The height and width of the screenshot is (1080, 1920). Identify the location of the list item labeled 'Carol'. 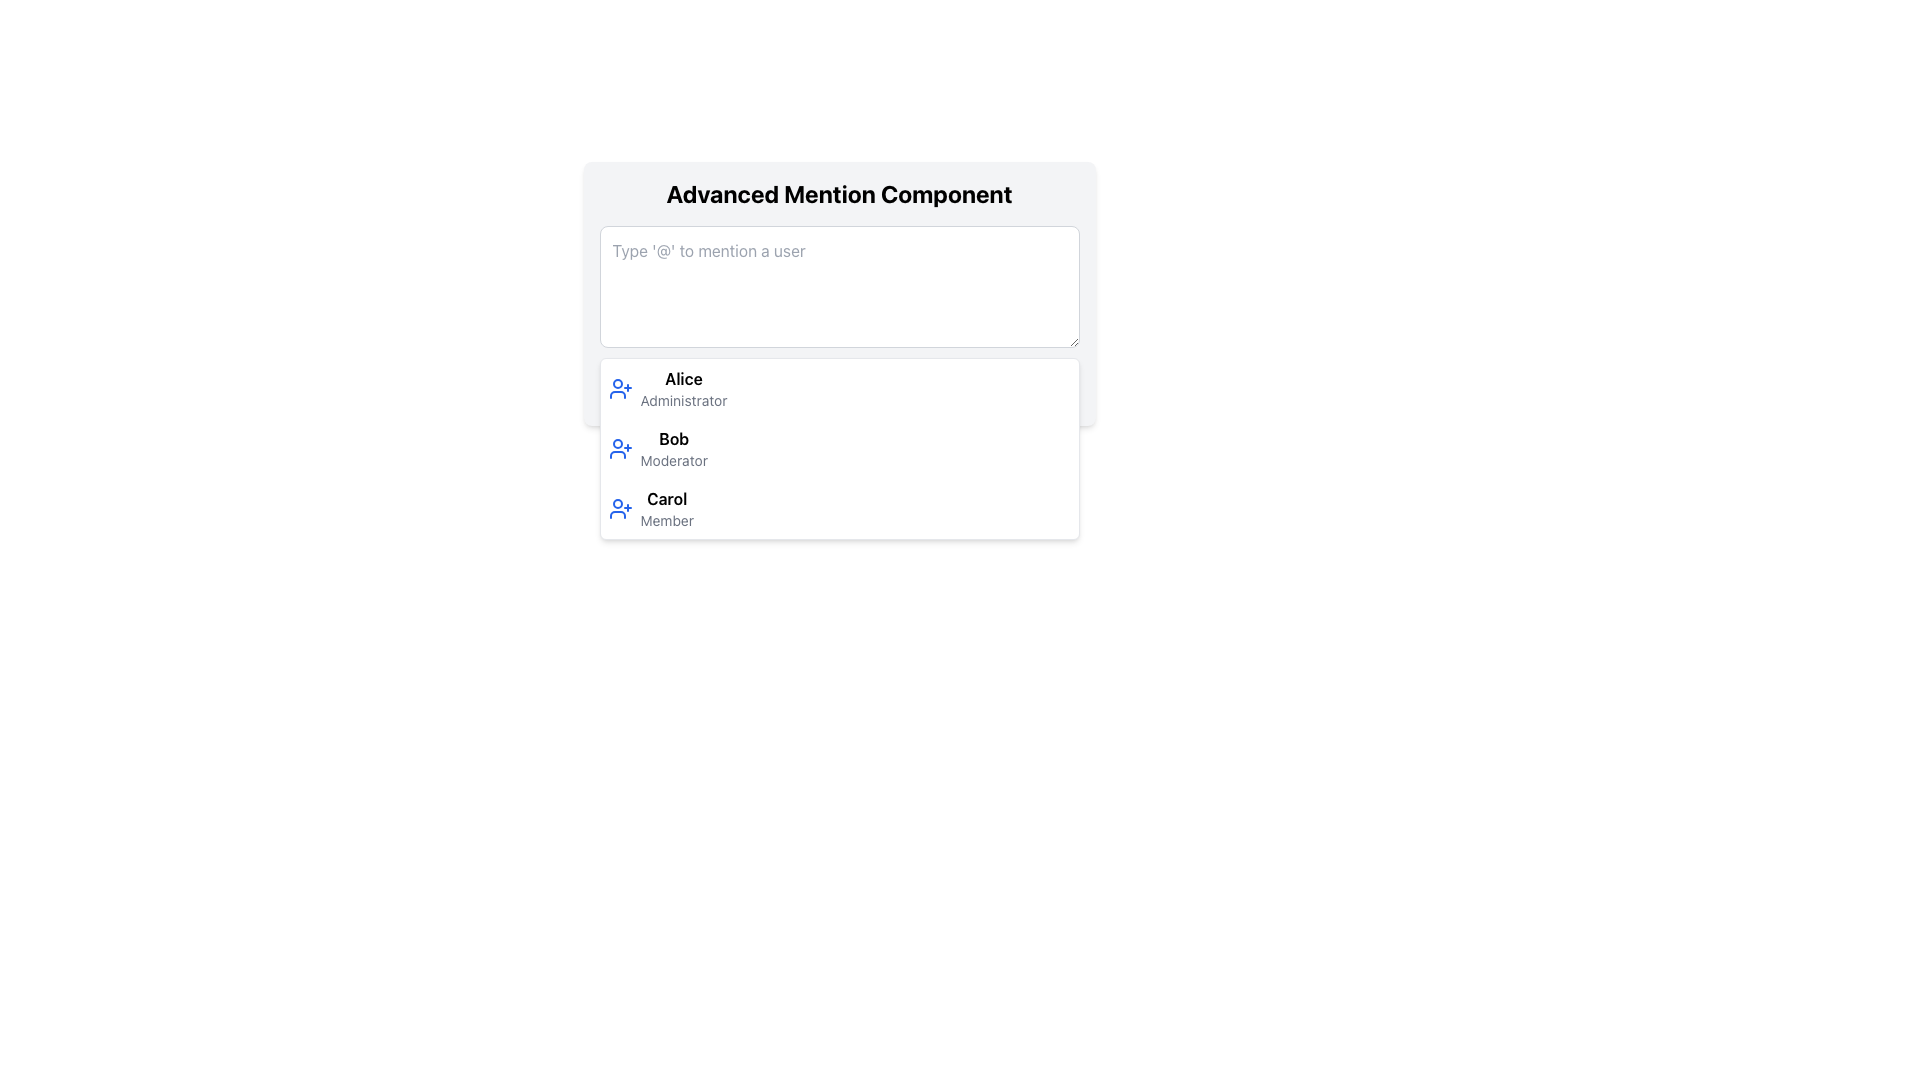
(667, 508).